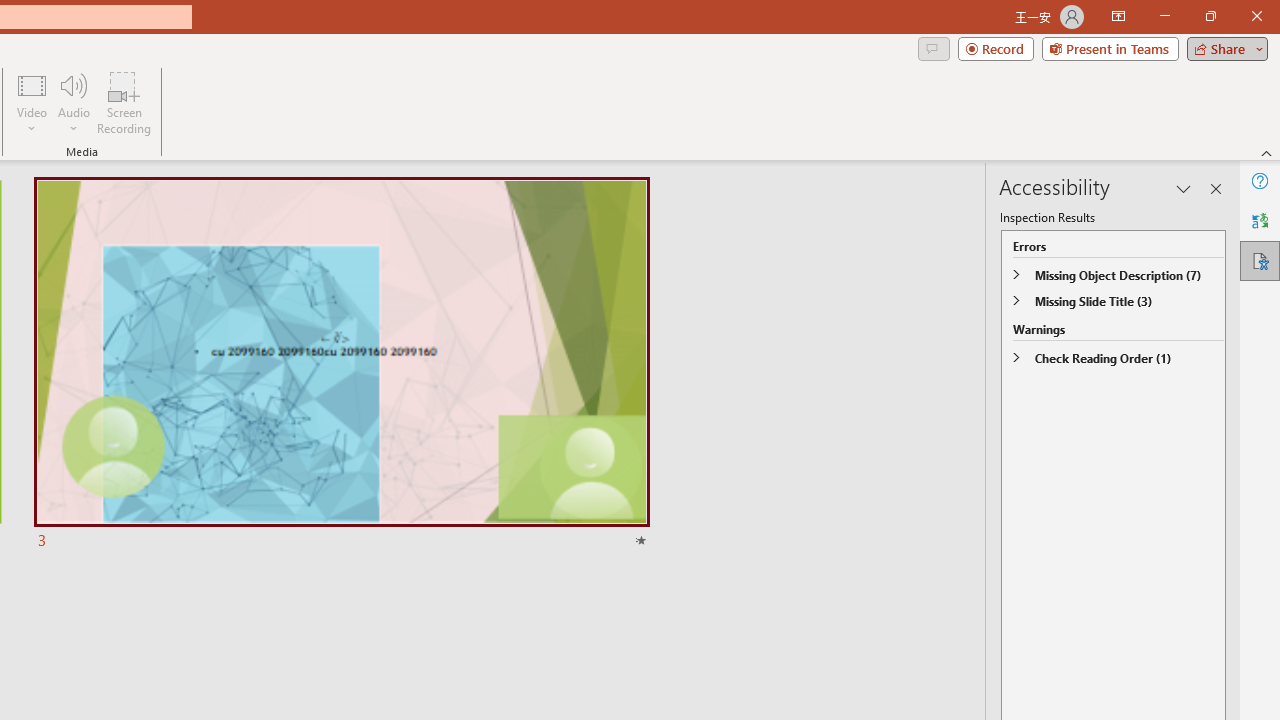  I want to click on 'Audio', so click(73, 103).